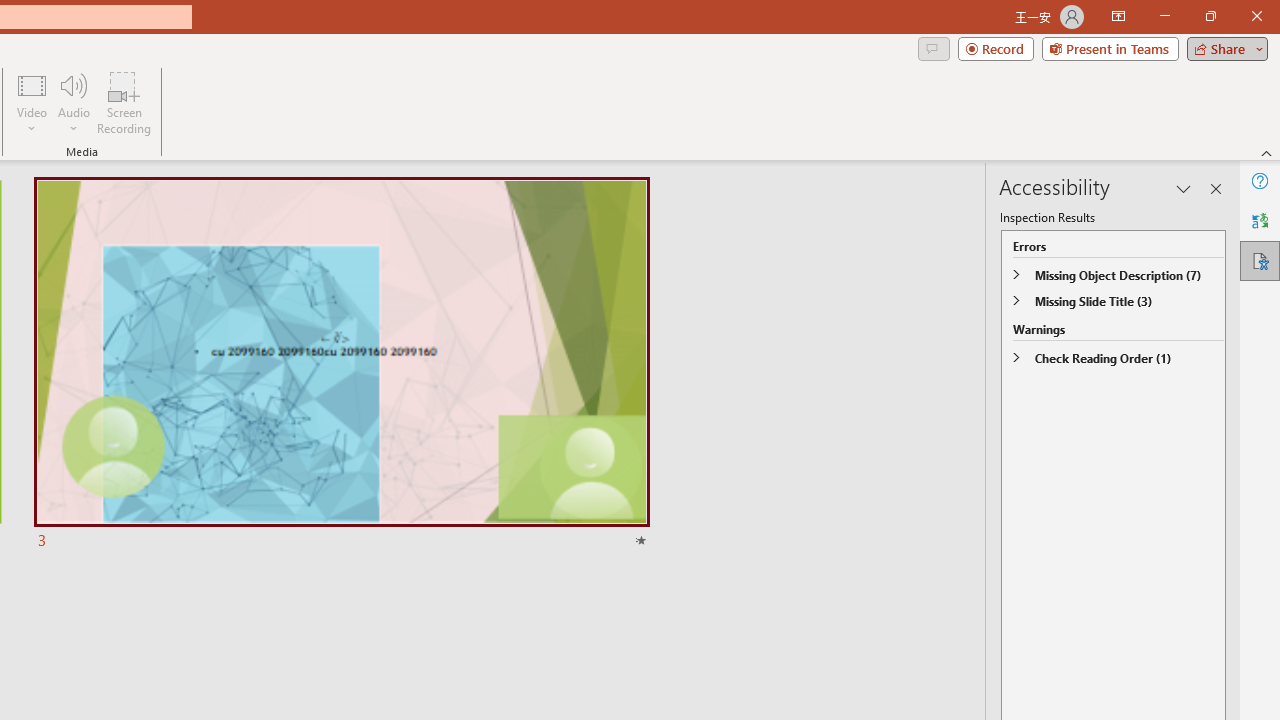  I want to click on 'Audio', so click(73, 103).